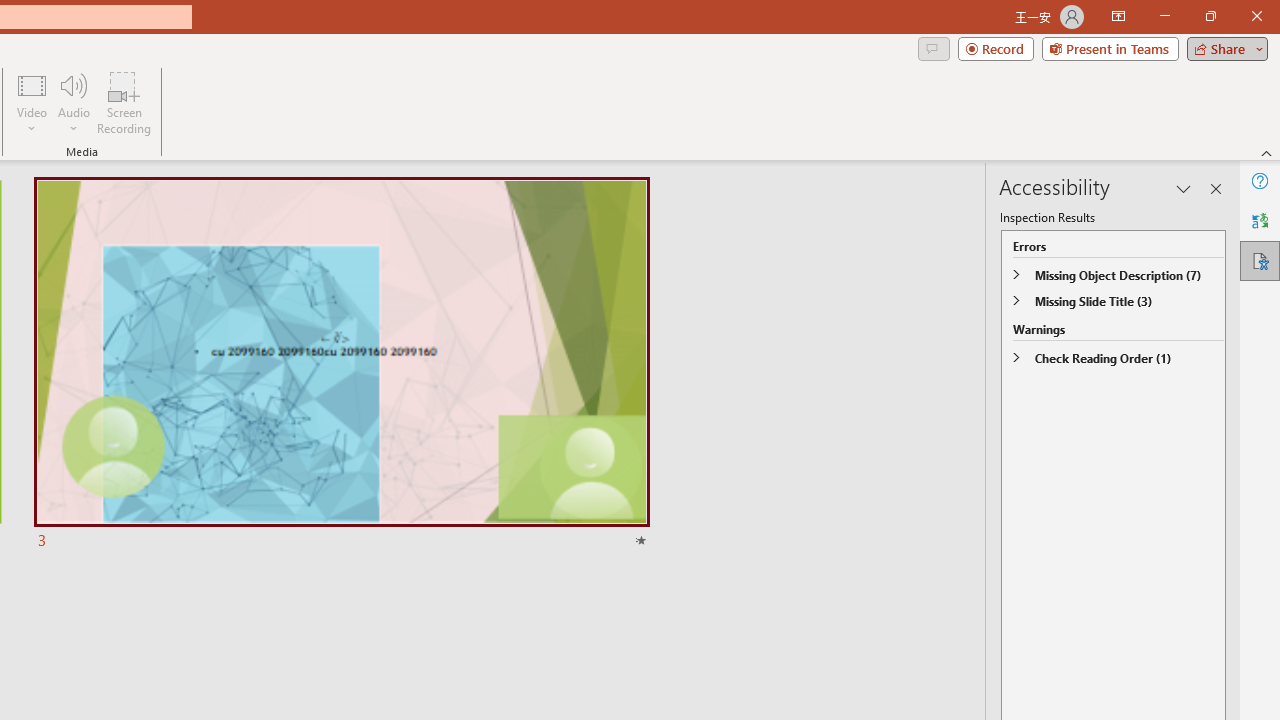  I want to click on 'Audio', so click(73, 103).